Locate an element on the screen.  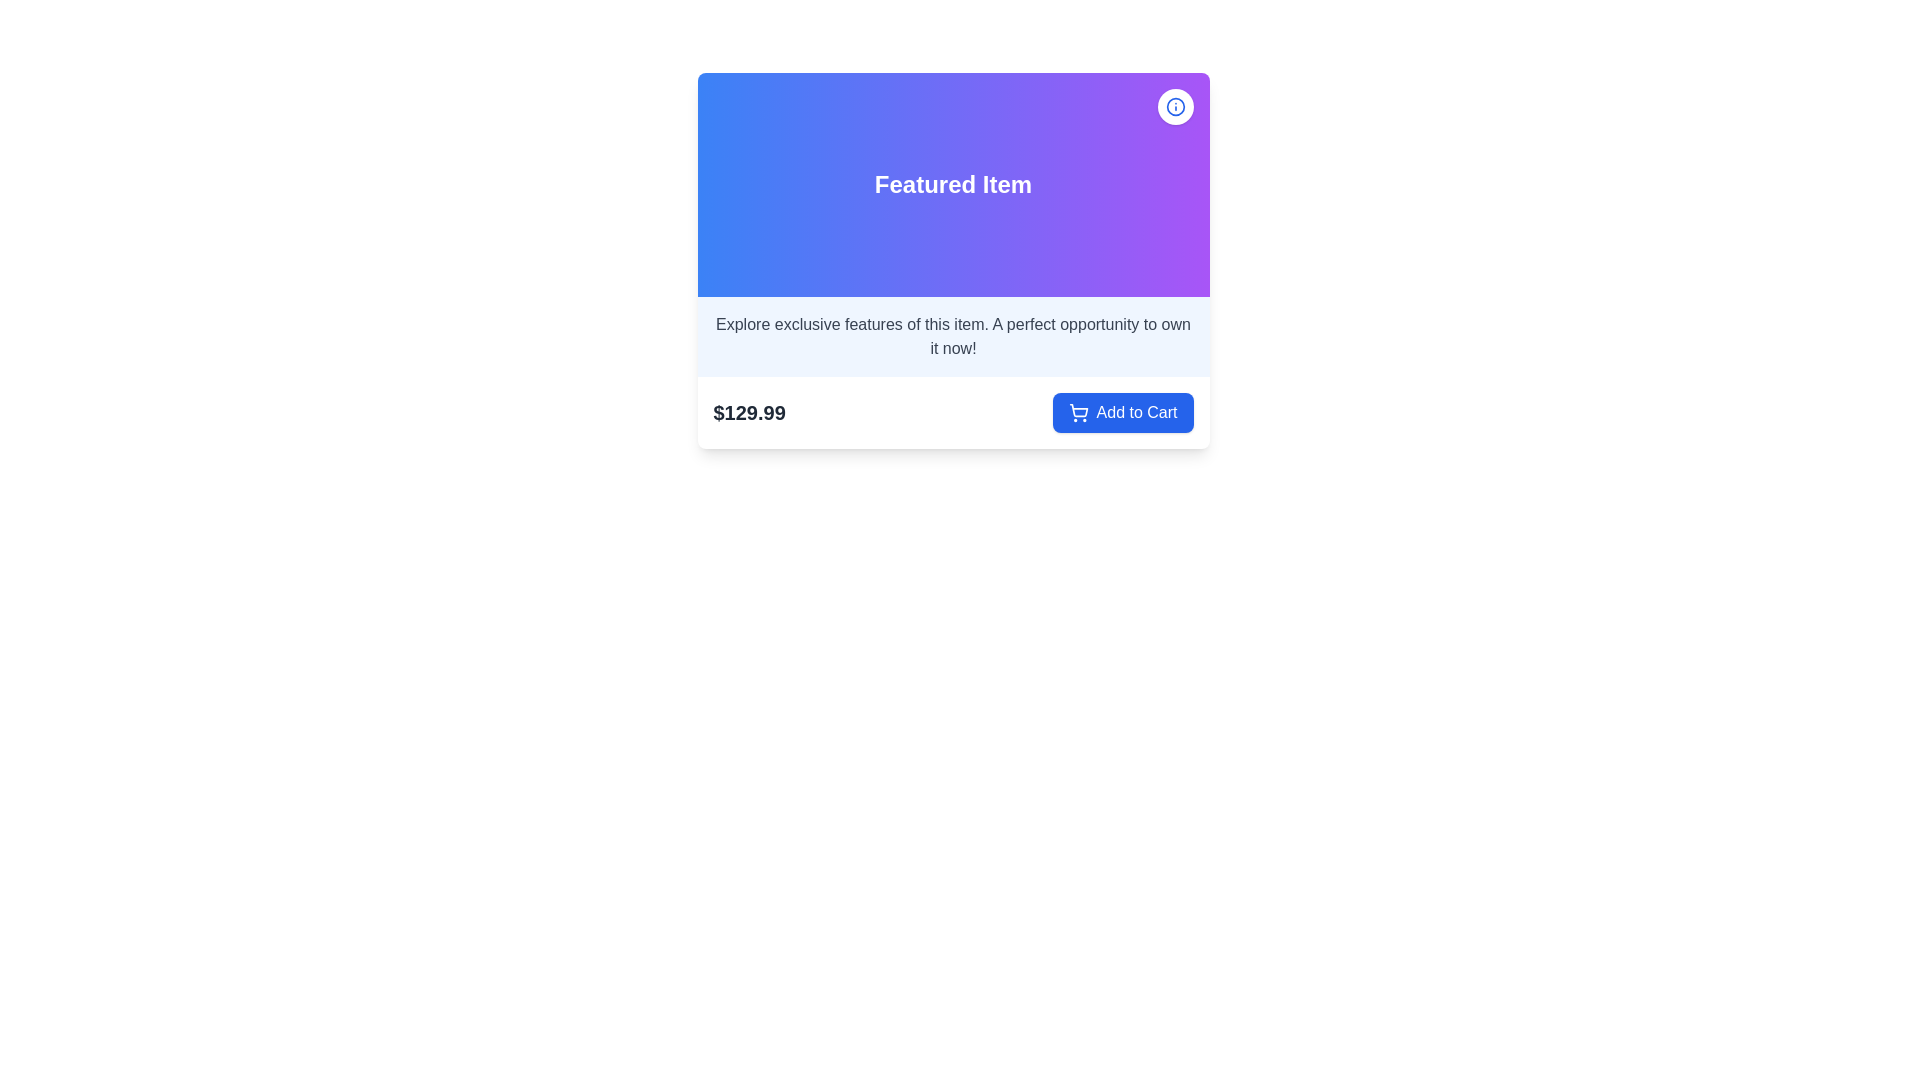
the shopping cart icon inside the 'Add to Cart' button is located at coordinates (1077, 411).